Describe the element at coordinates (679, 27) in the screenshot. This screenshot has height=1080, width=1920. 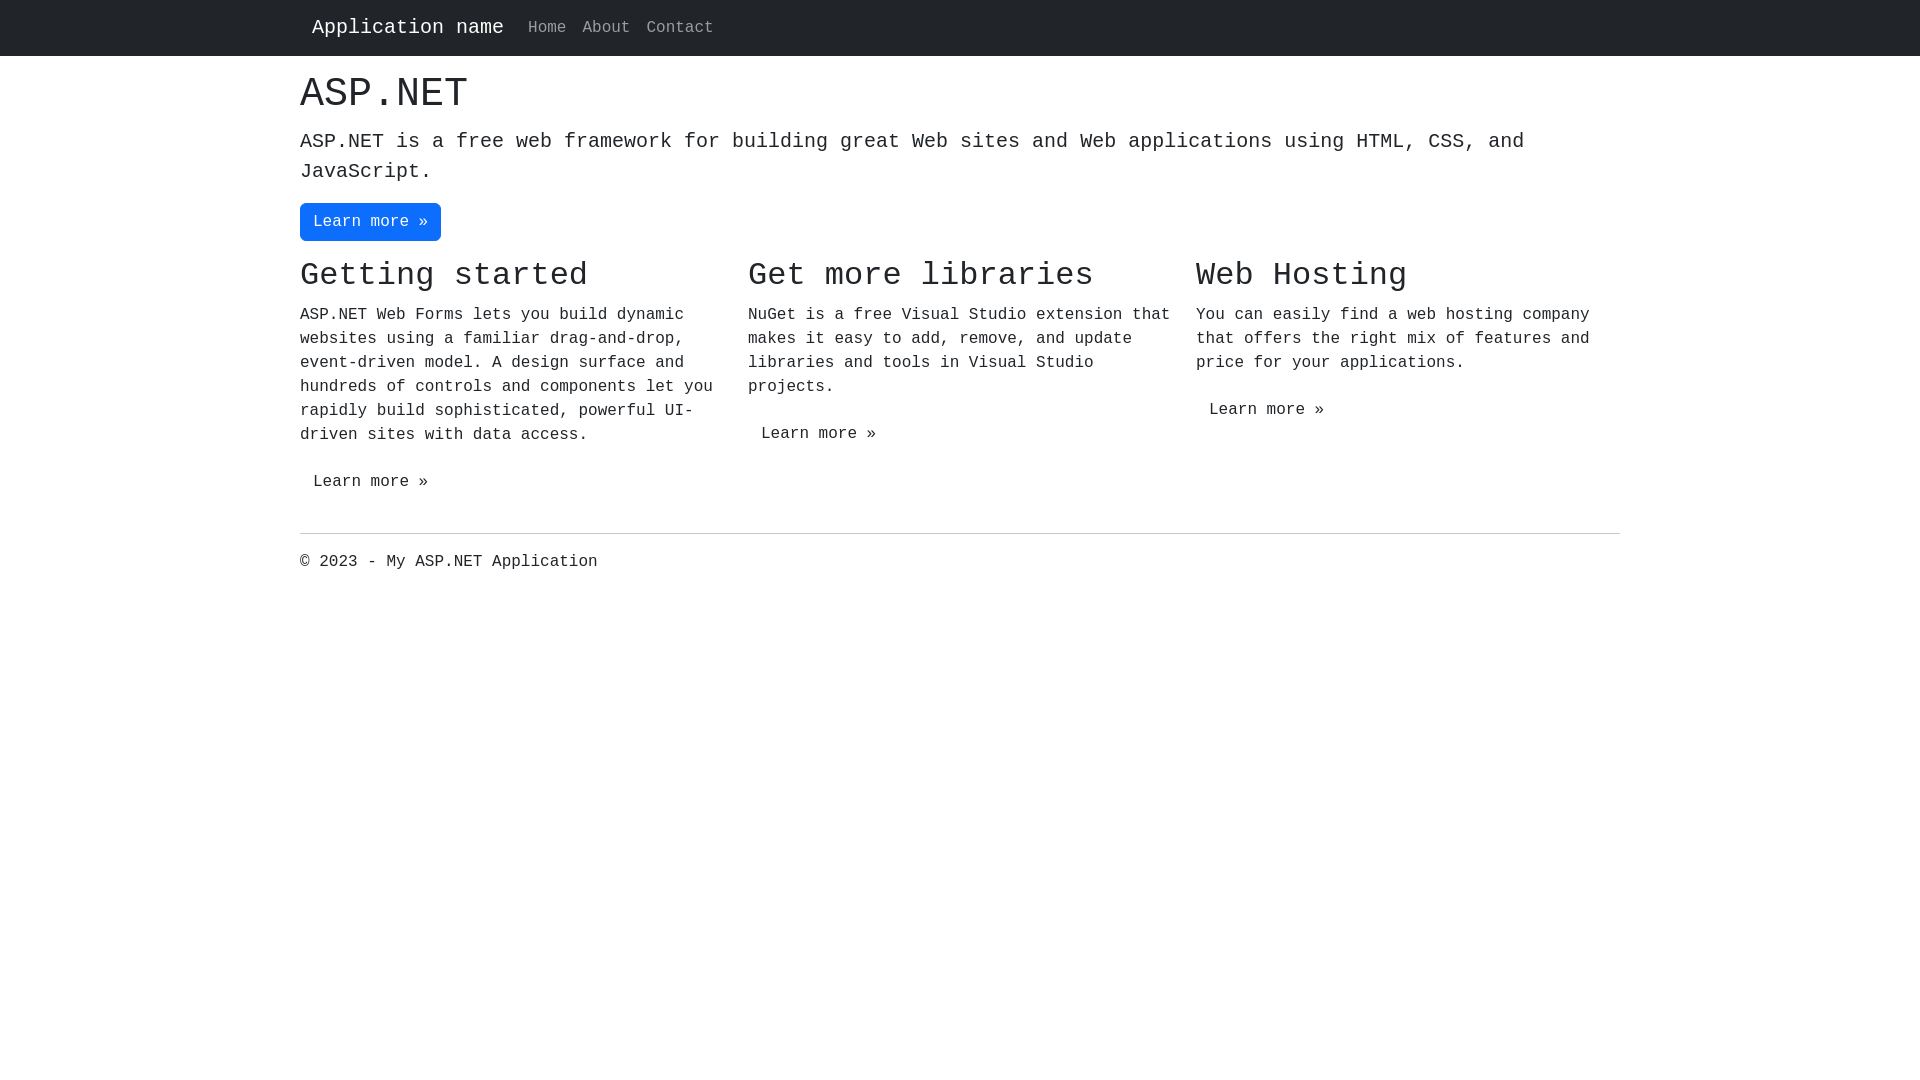
I see `'Contact'` at that location.